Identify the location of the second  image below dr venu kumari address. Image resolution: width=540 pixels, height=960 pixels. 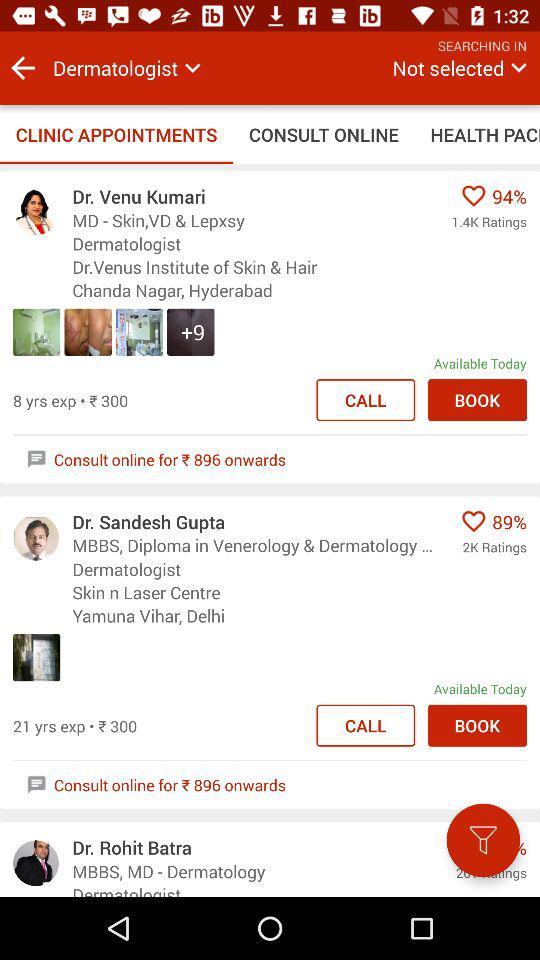
(87, 332).